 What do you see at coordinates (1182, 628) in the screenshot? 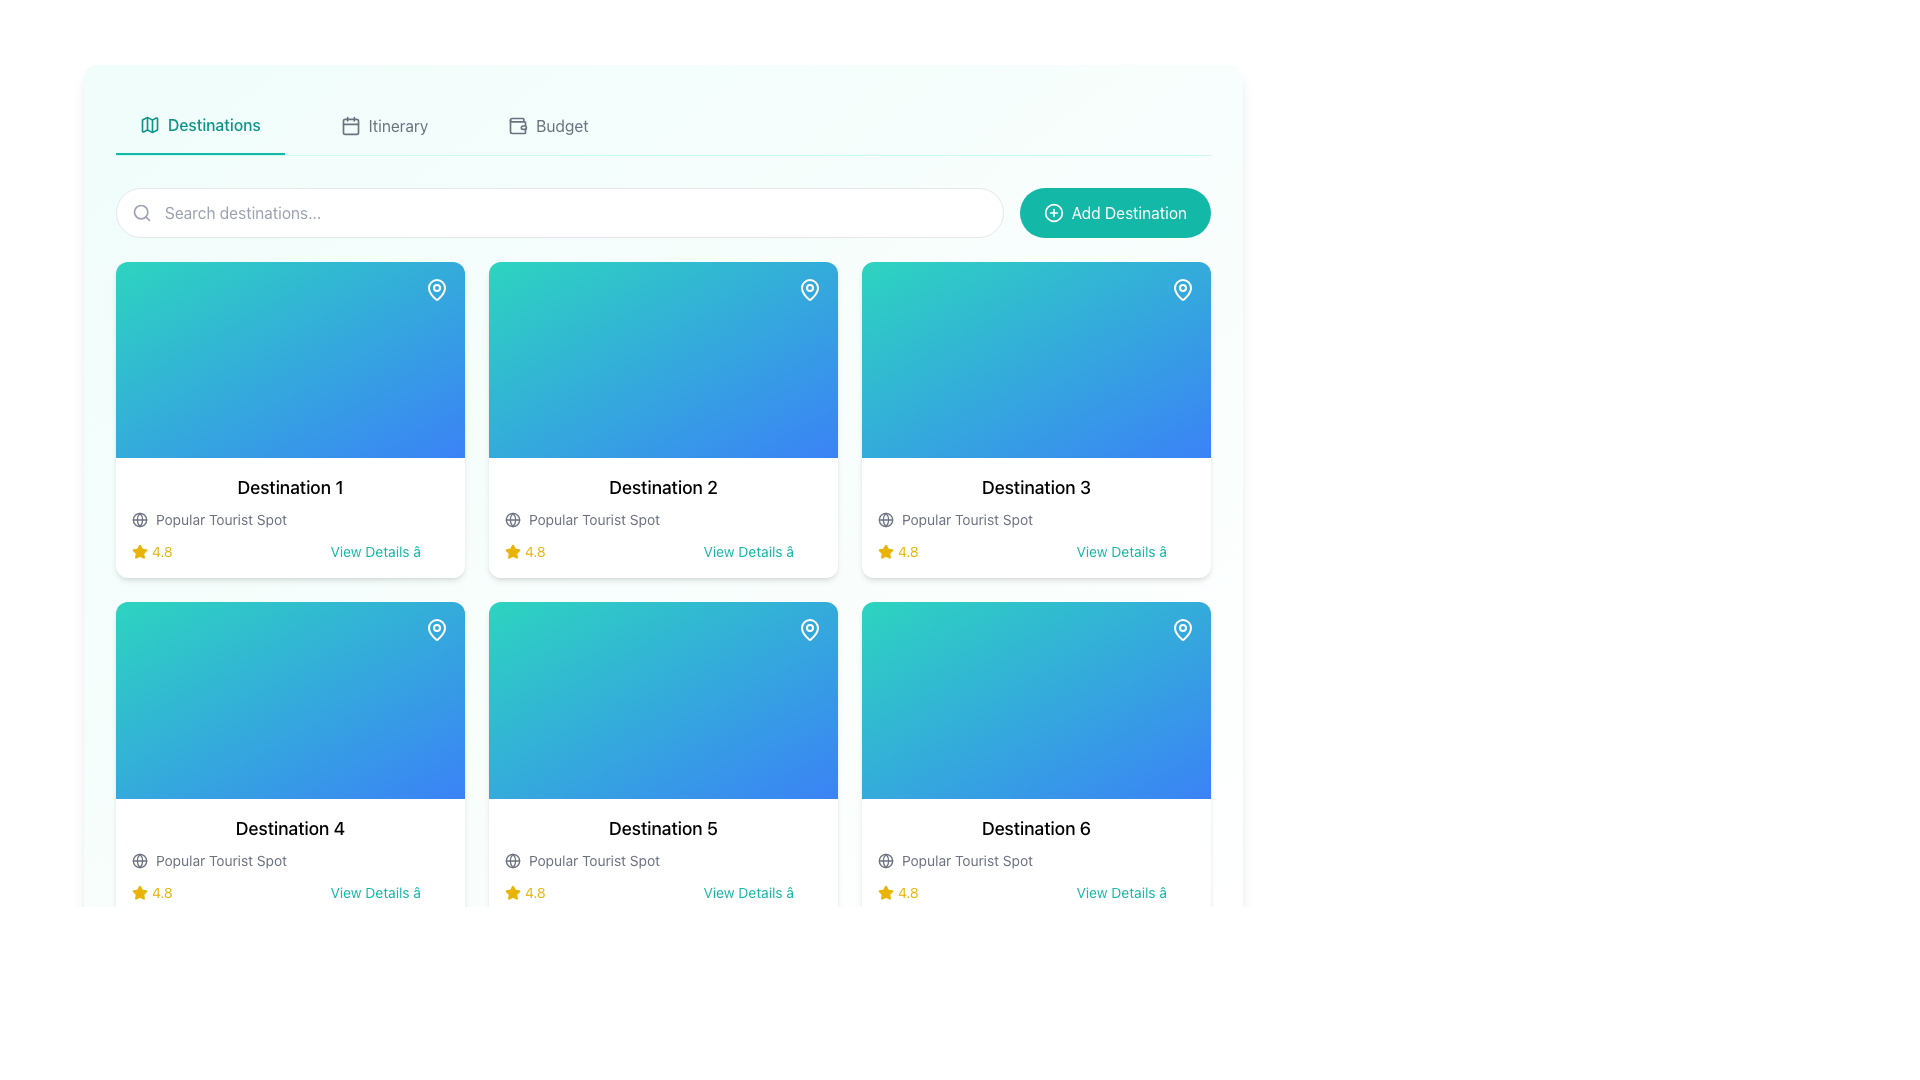
I see `pin drop icon located at the top-right corner of the Destination 6 card, which is styled with a white stroke on a blue background` at bounding box center [1182, 628].